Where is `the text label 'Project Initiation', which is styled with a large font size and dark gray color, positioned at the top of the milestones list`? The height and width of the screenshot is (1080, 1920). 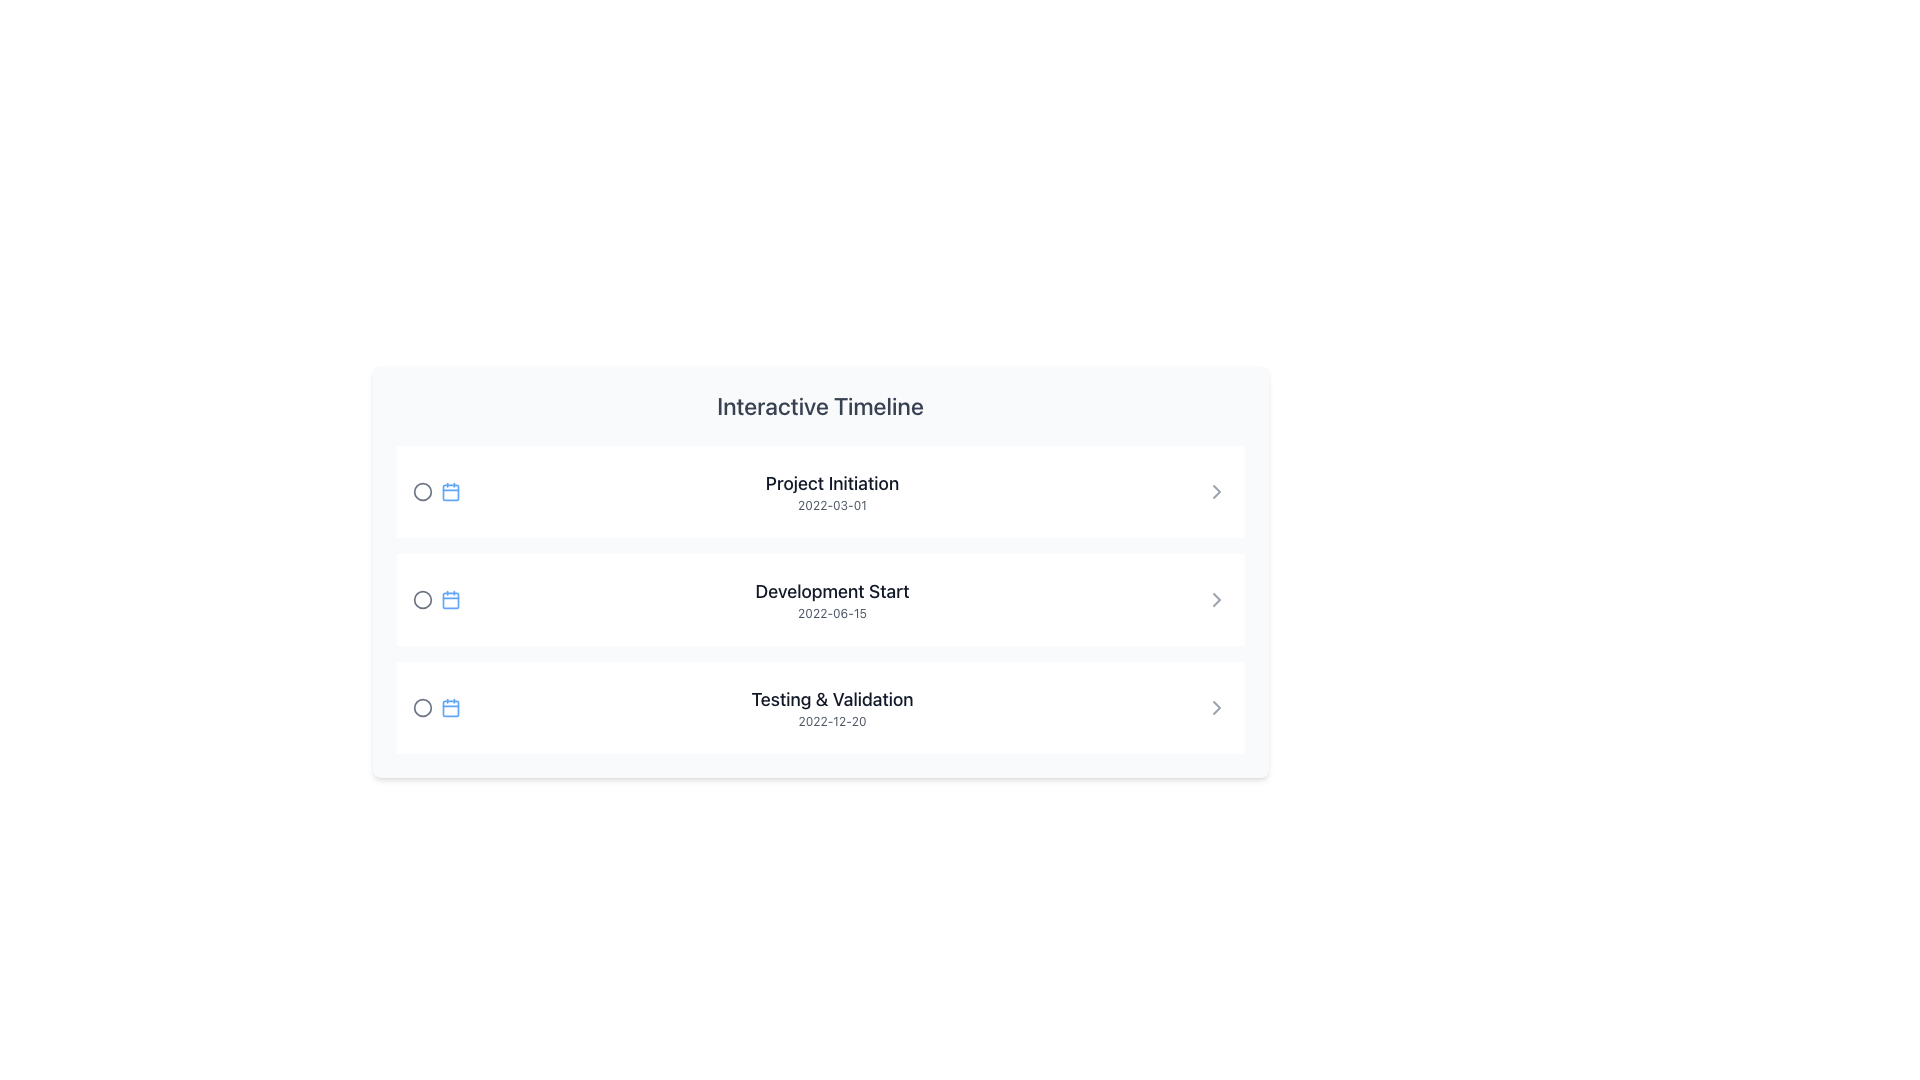 the text label 'Project Initiation', which is styled with a large font size and dark gray color, positioned at the top of the milestones list is located at coordinates (832, 483).